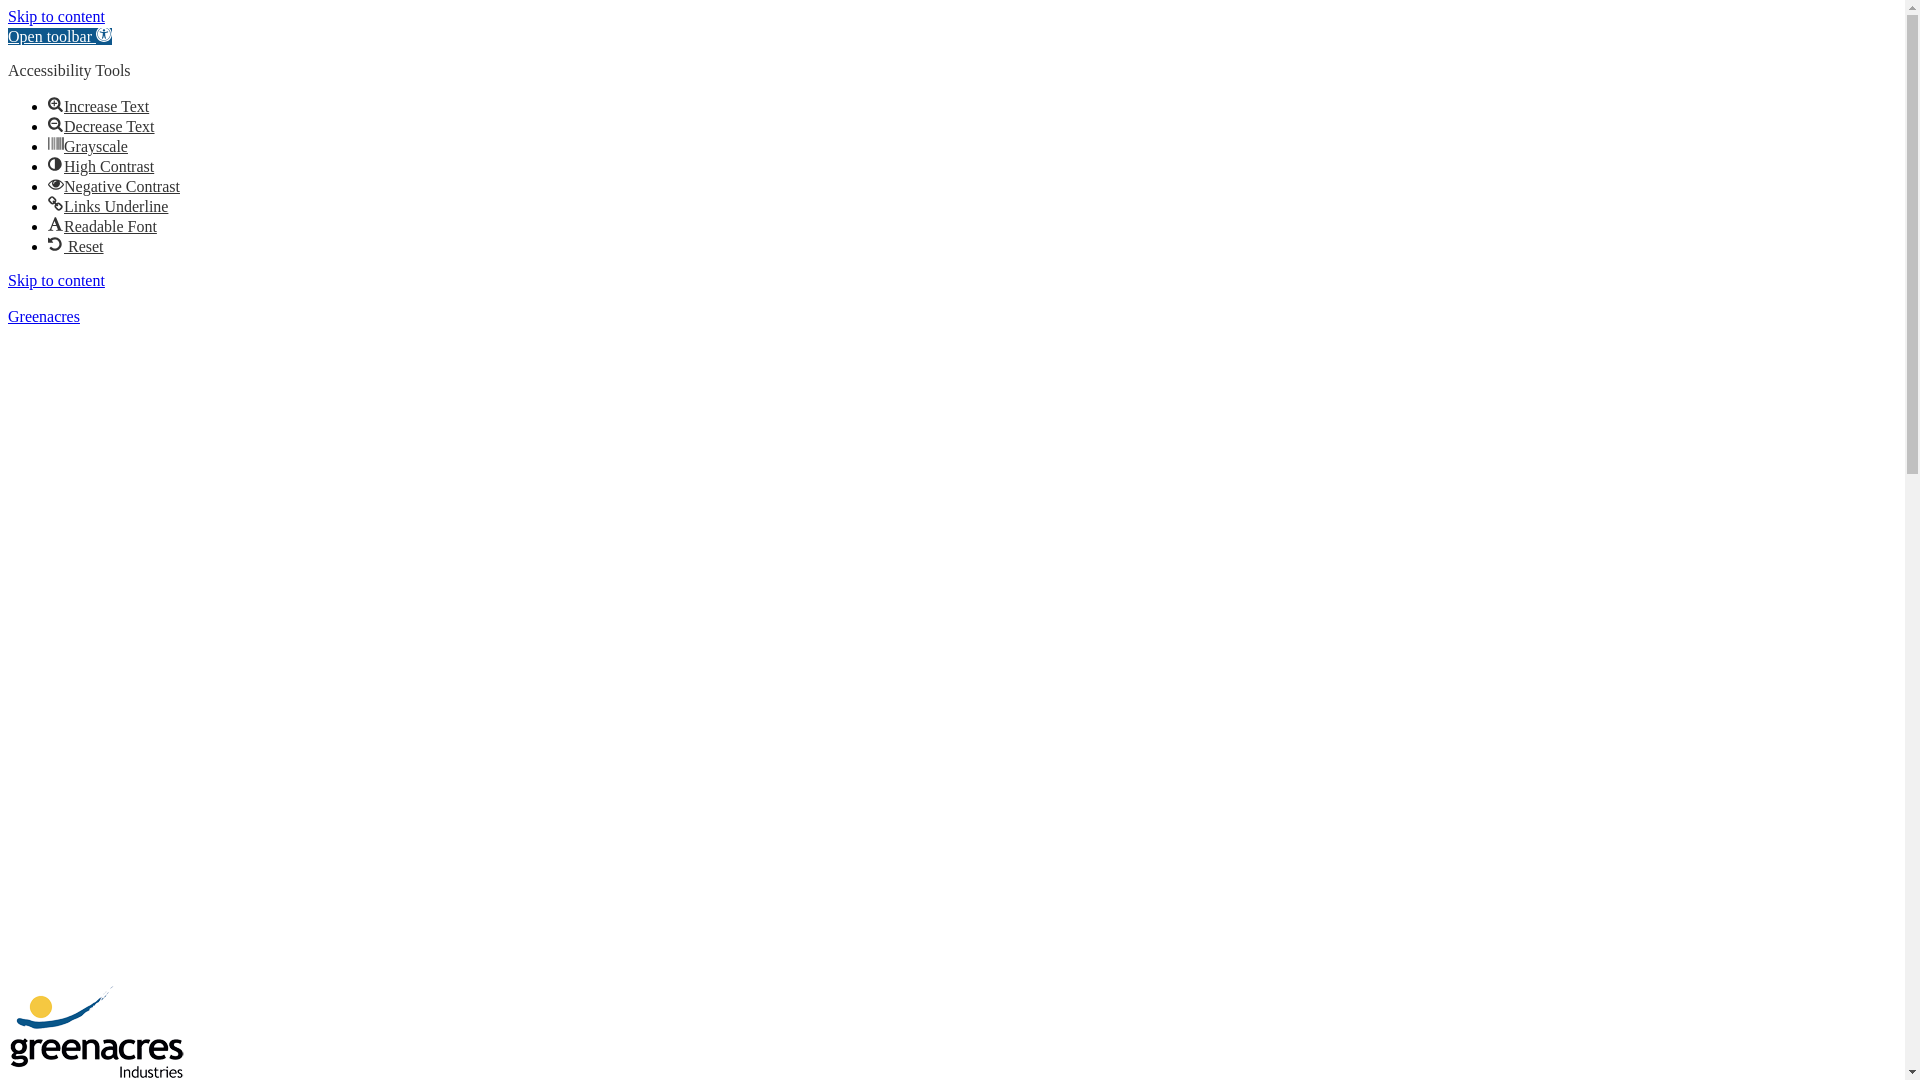 This screenshot has width=1920, height=1080. What do you see at coordinates (214, 298) in the screenshot?
I see `'sales@greenacresindustries.com.au'` at bounding box center [214, 298].